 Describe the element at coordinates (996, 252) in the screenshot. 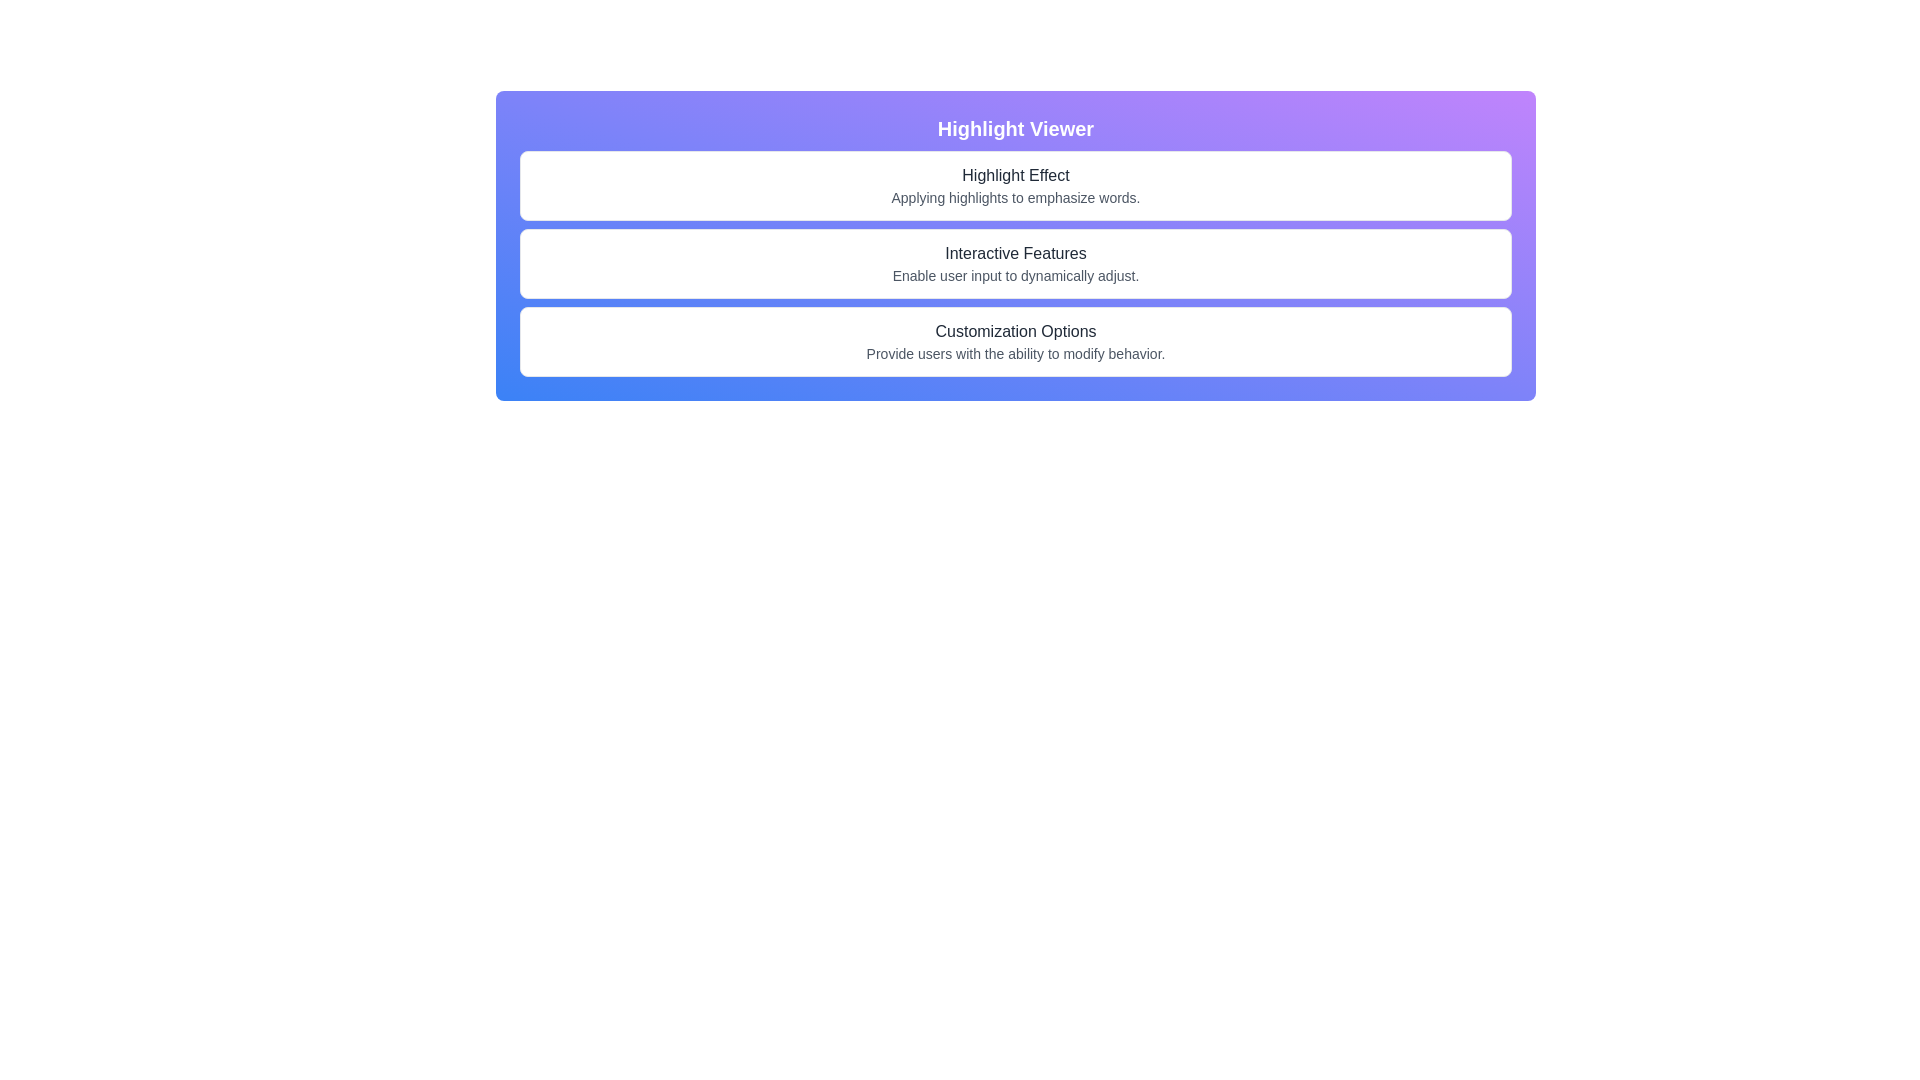

I see `the text character 't' in the phrase 'Interactive Features', which is the eighth character in the sequence and located centrally in the second row of text items` at that location.